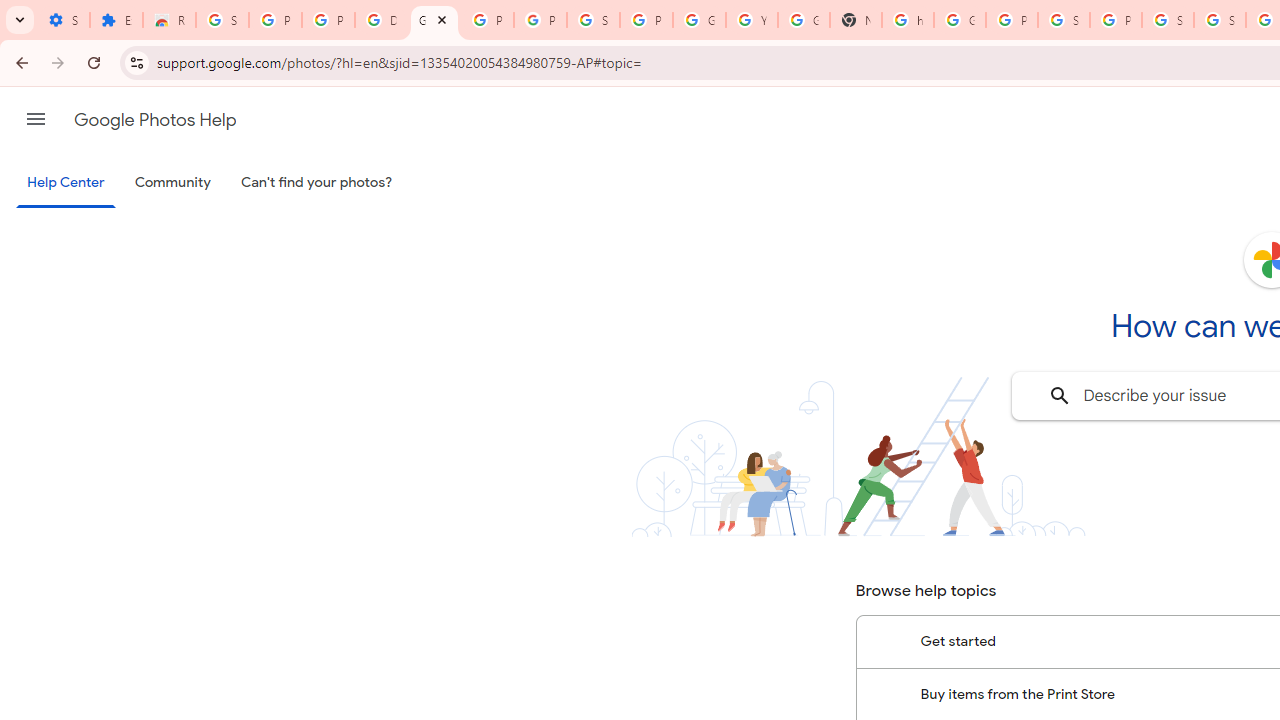  What do you see at coordinates (35, 119) in the screenshot?
I see `'Main menu'` at bounding box center [35, 119].